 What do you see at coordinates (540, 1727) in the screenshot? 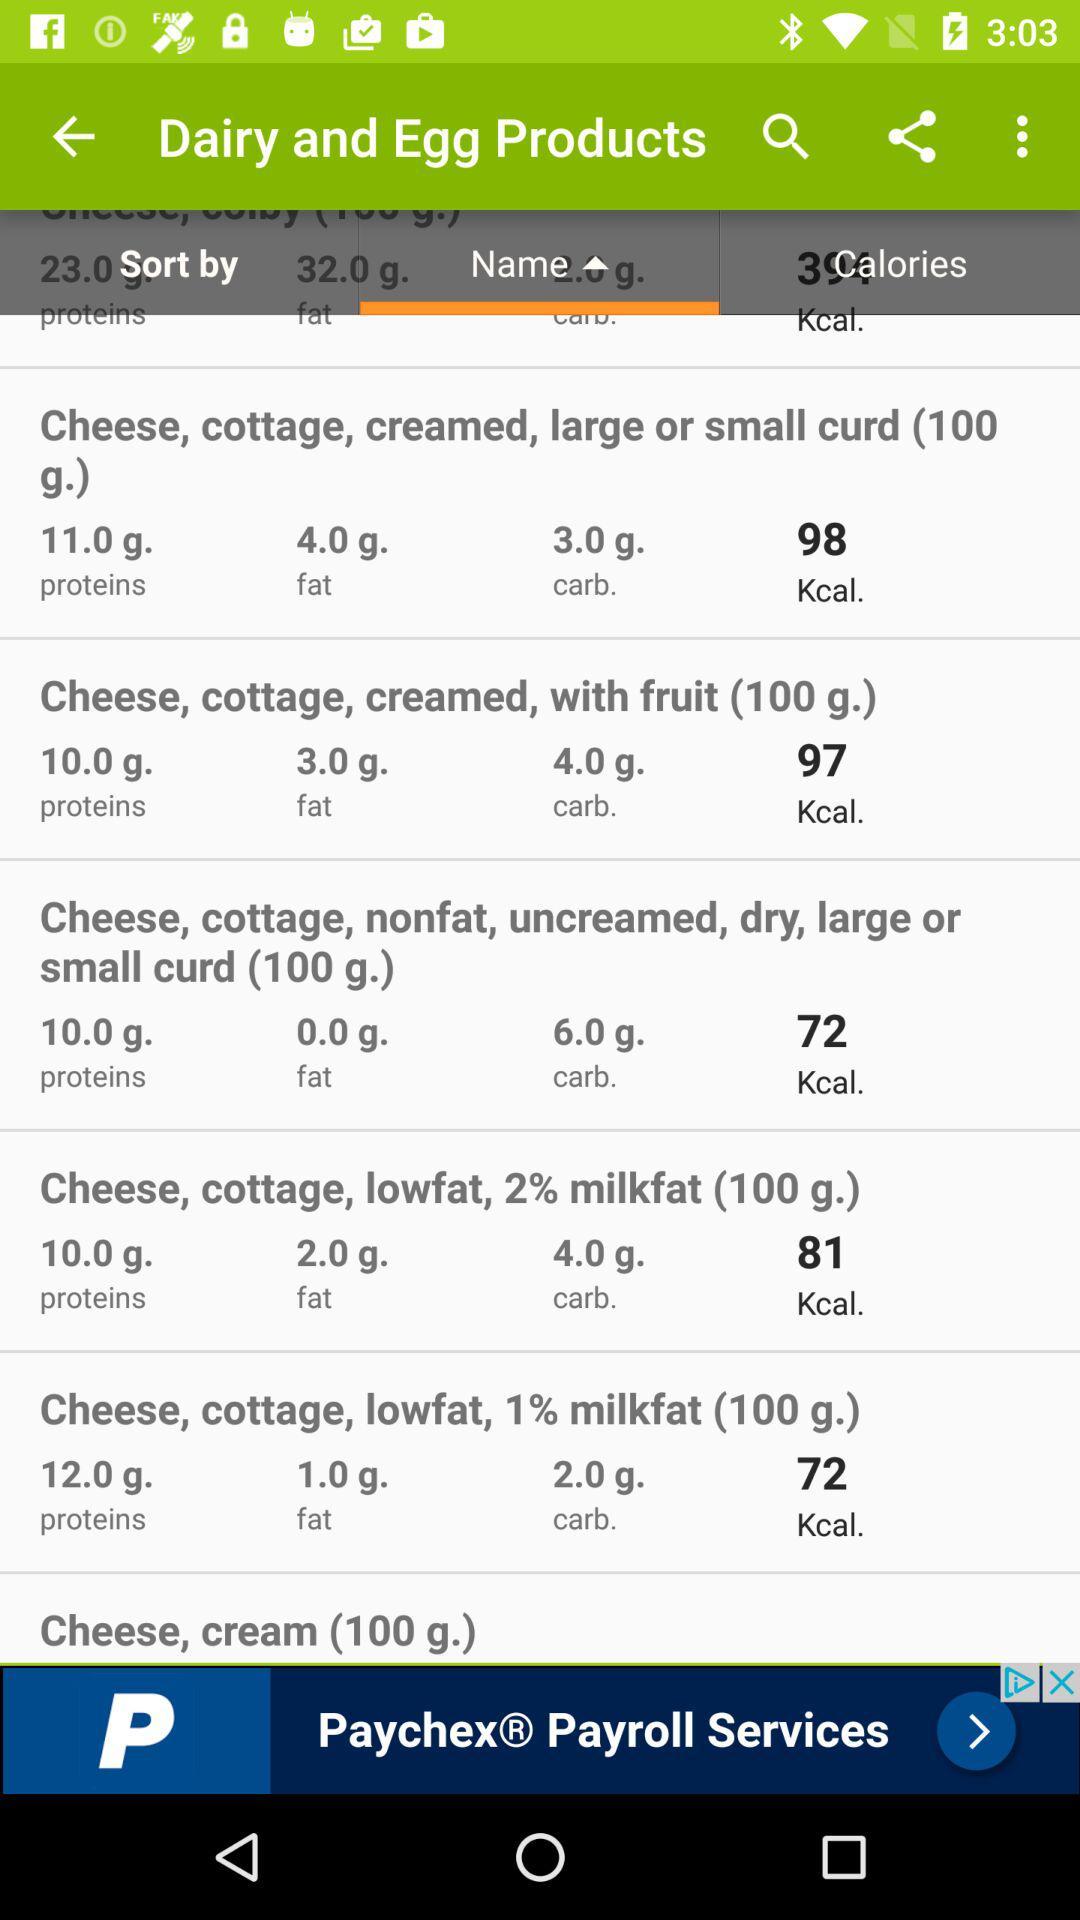
I see `open advertisement` at bounding box center [540, 1727].